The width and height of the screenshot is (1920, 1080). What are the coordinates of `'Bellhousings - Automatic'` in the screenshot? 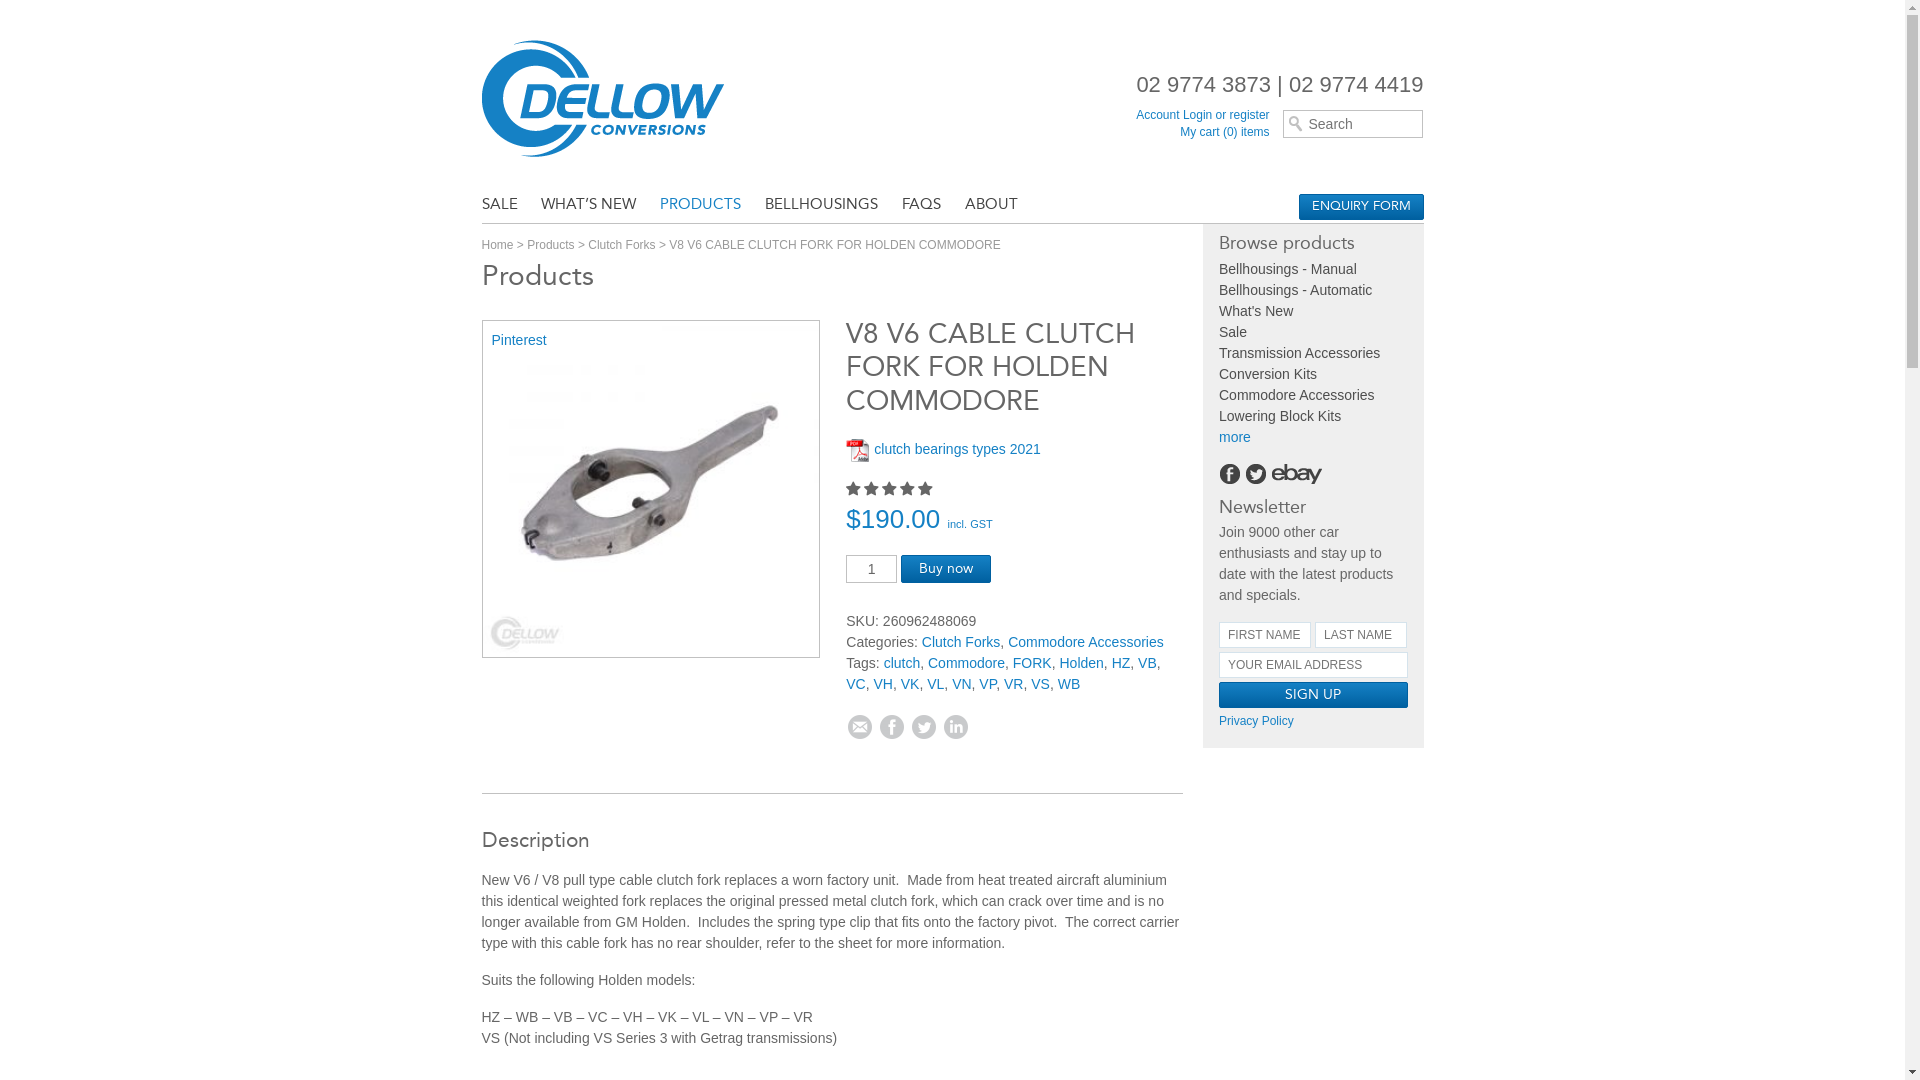 It's located at (1295, 289).